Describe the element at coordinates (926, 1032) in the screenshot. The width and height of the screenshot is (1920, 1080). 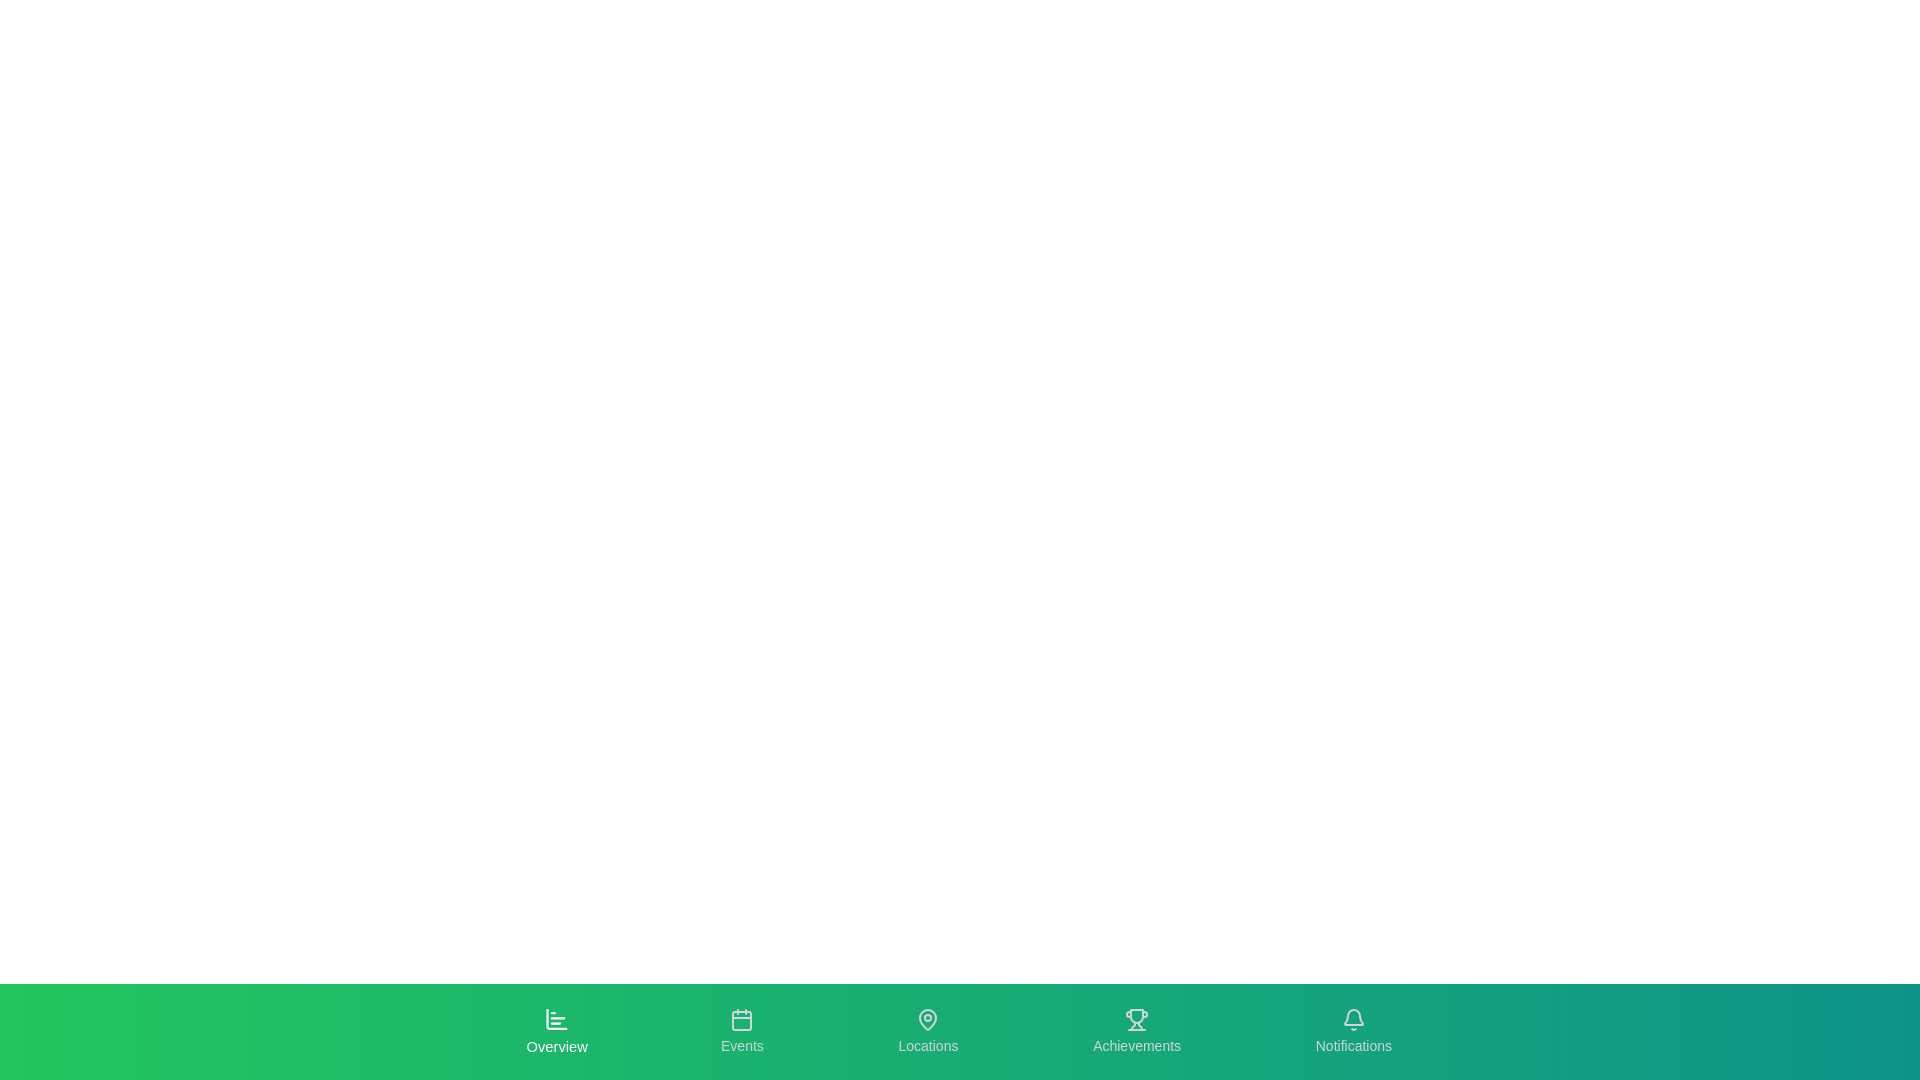
I see `the tab labeled Locations to see its hover effect` at that location.